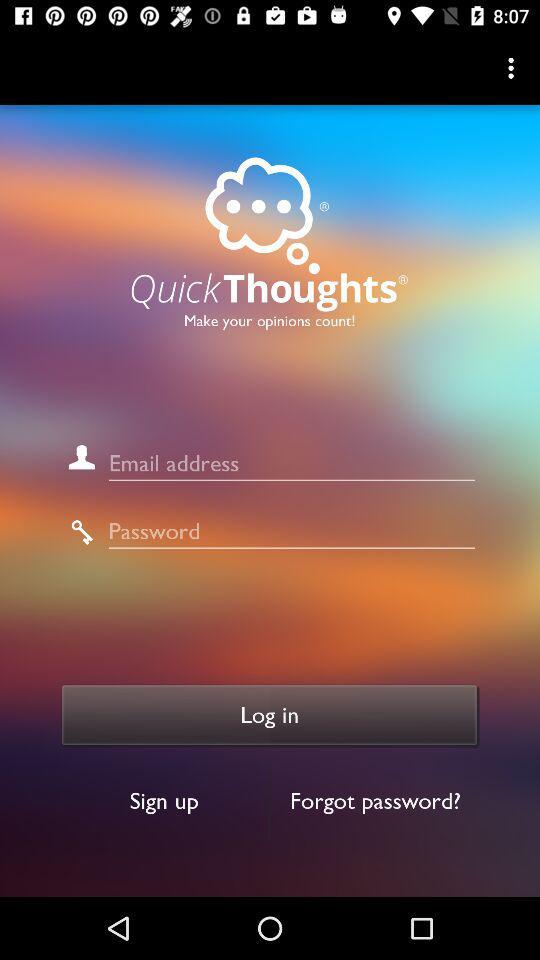 This screenshot has height=960, width=540. I want to click on insert email, so click(290, 463).